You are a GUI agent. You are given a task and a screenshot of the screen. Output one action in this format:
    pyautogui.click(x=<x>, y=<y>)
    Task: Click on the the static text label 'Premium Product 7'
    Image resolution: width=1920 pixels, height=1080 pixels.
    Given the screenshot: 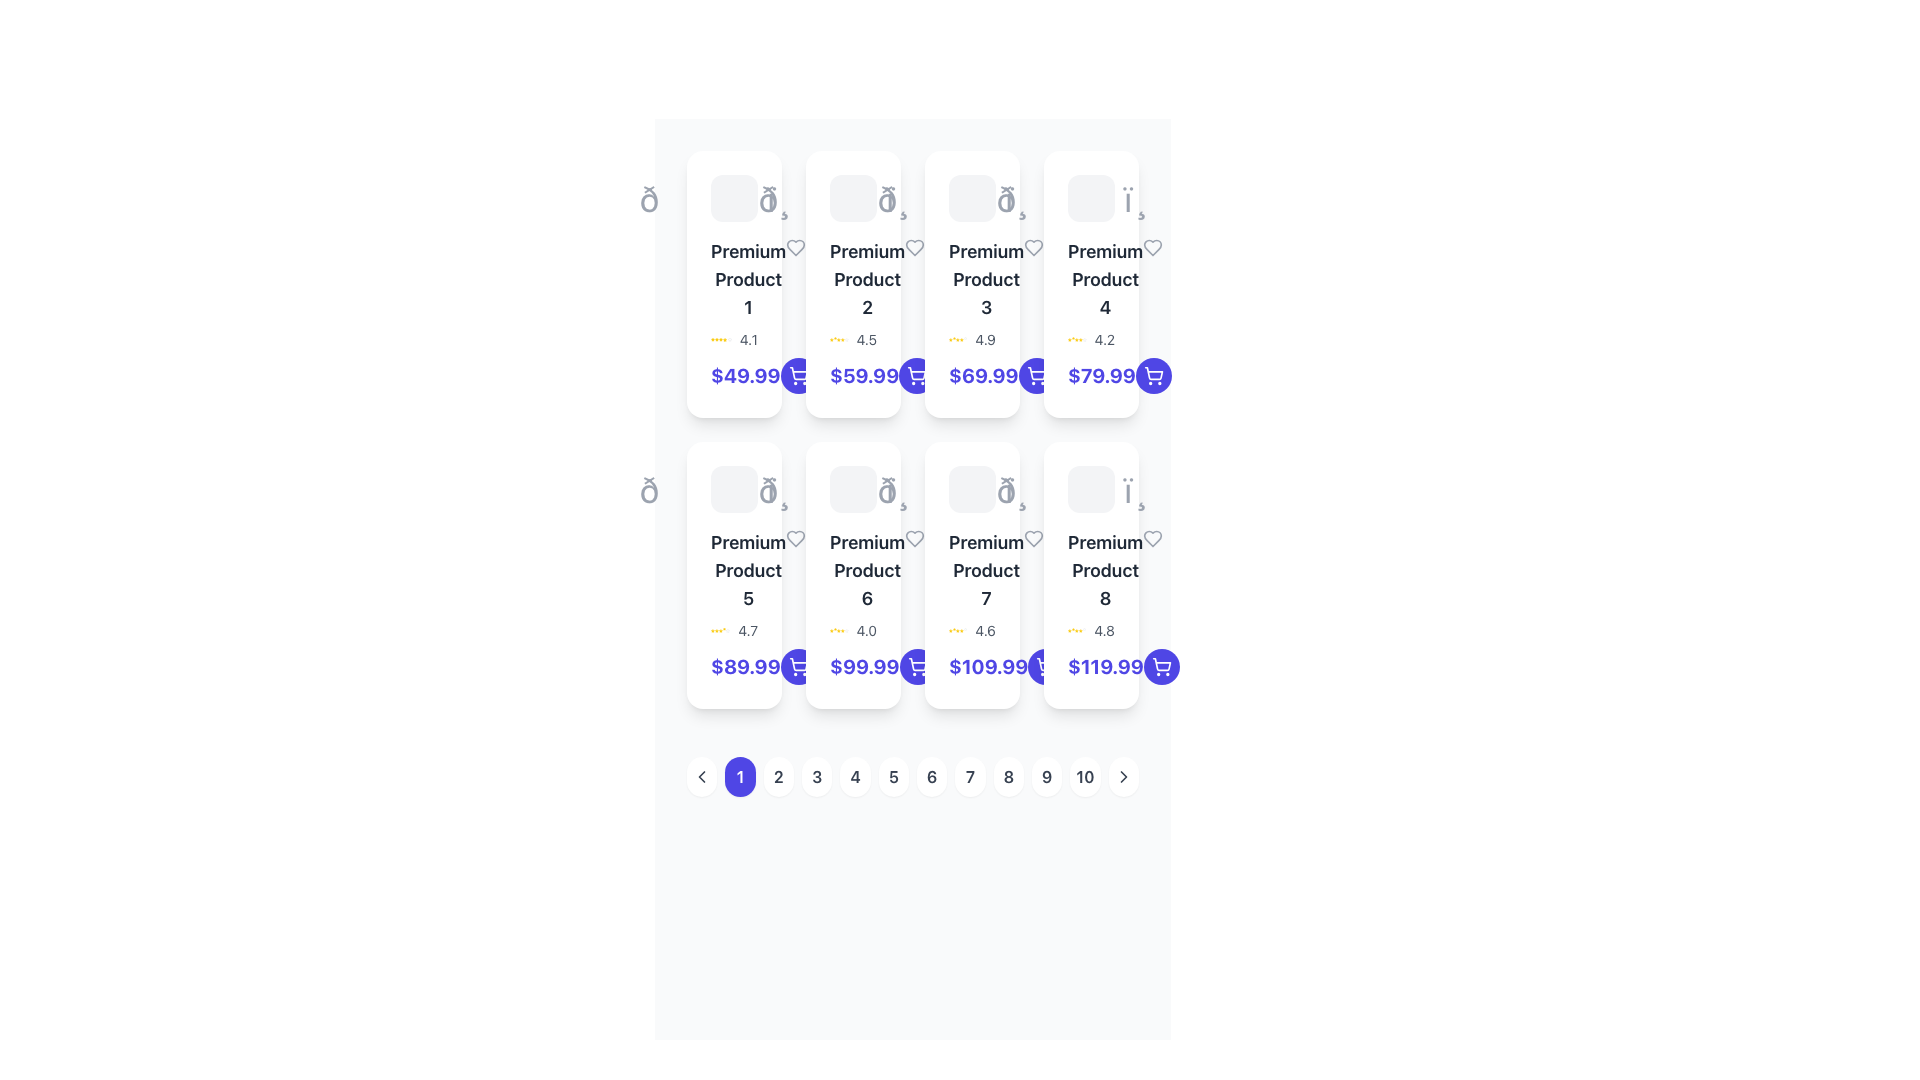 What is the action you would take?
    pyautogui.click(x=986, y=570)
    